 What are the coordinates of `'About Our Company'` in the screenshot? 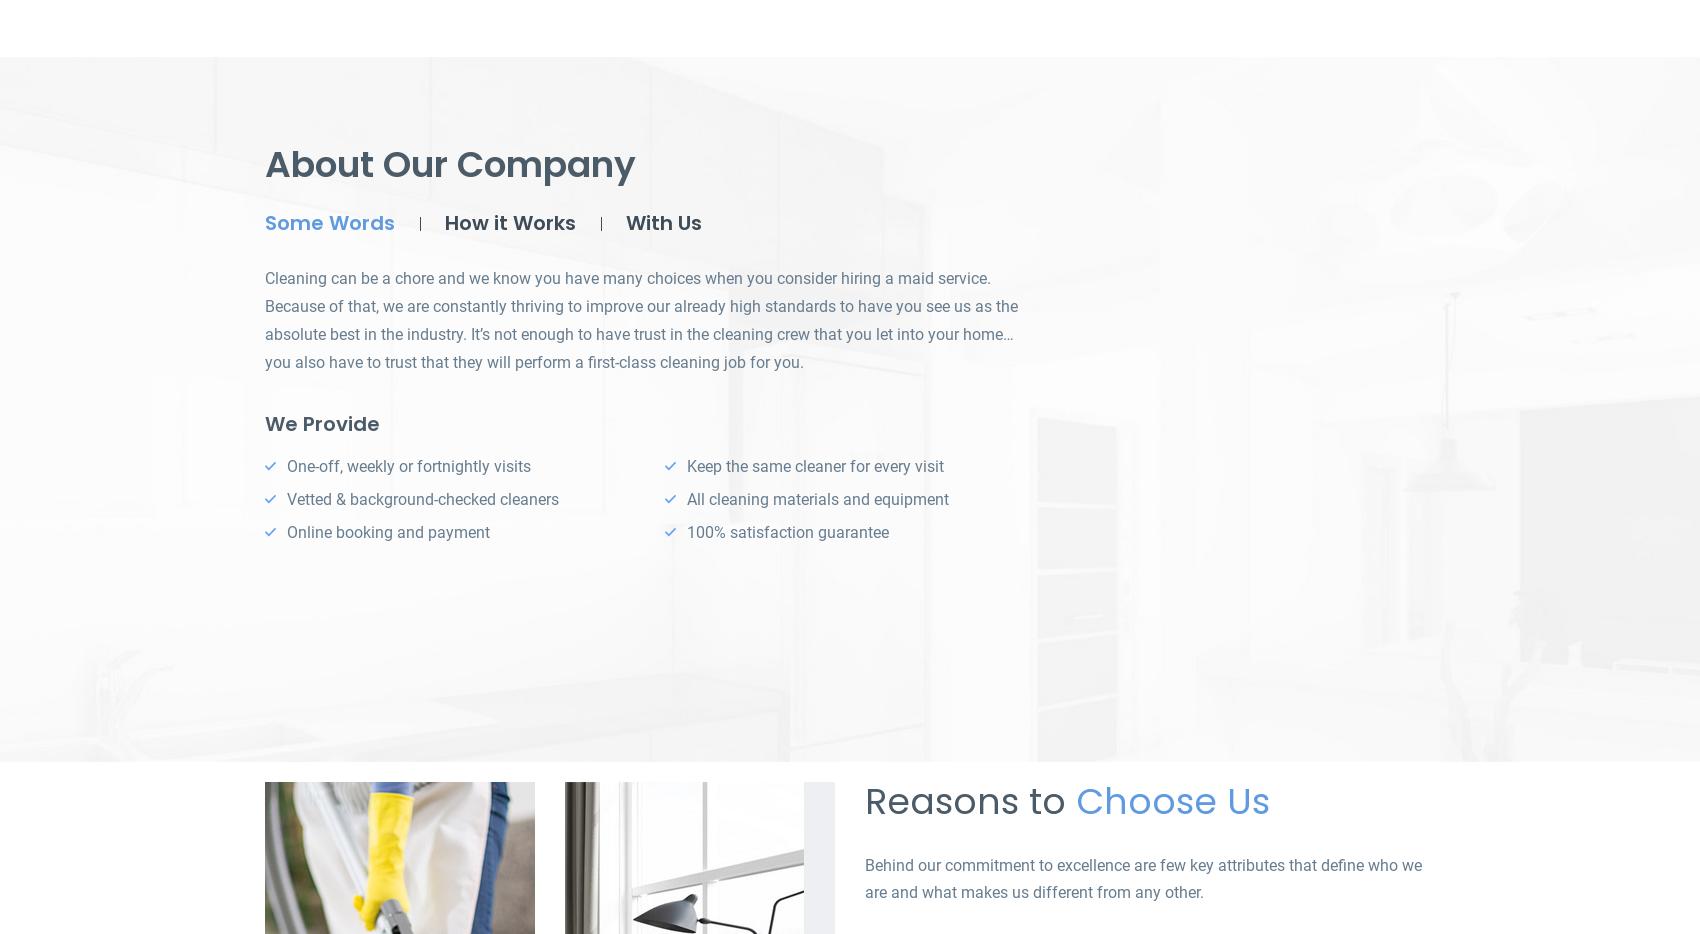 It's located at (450, 164).